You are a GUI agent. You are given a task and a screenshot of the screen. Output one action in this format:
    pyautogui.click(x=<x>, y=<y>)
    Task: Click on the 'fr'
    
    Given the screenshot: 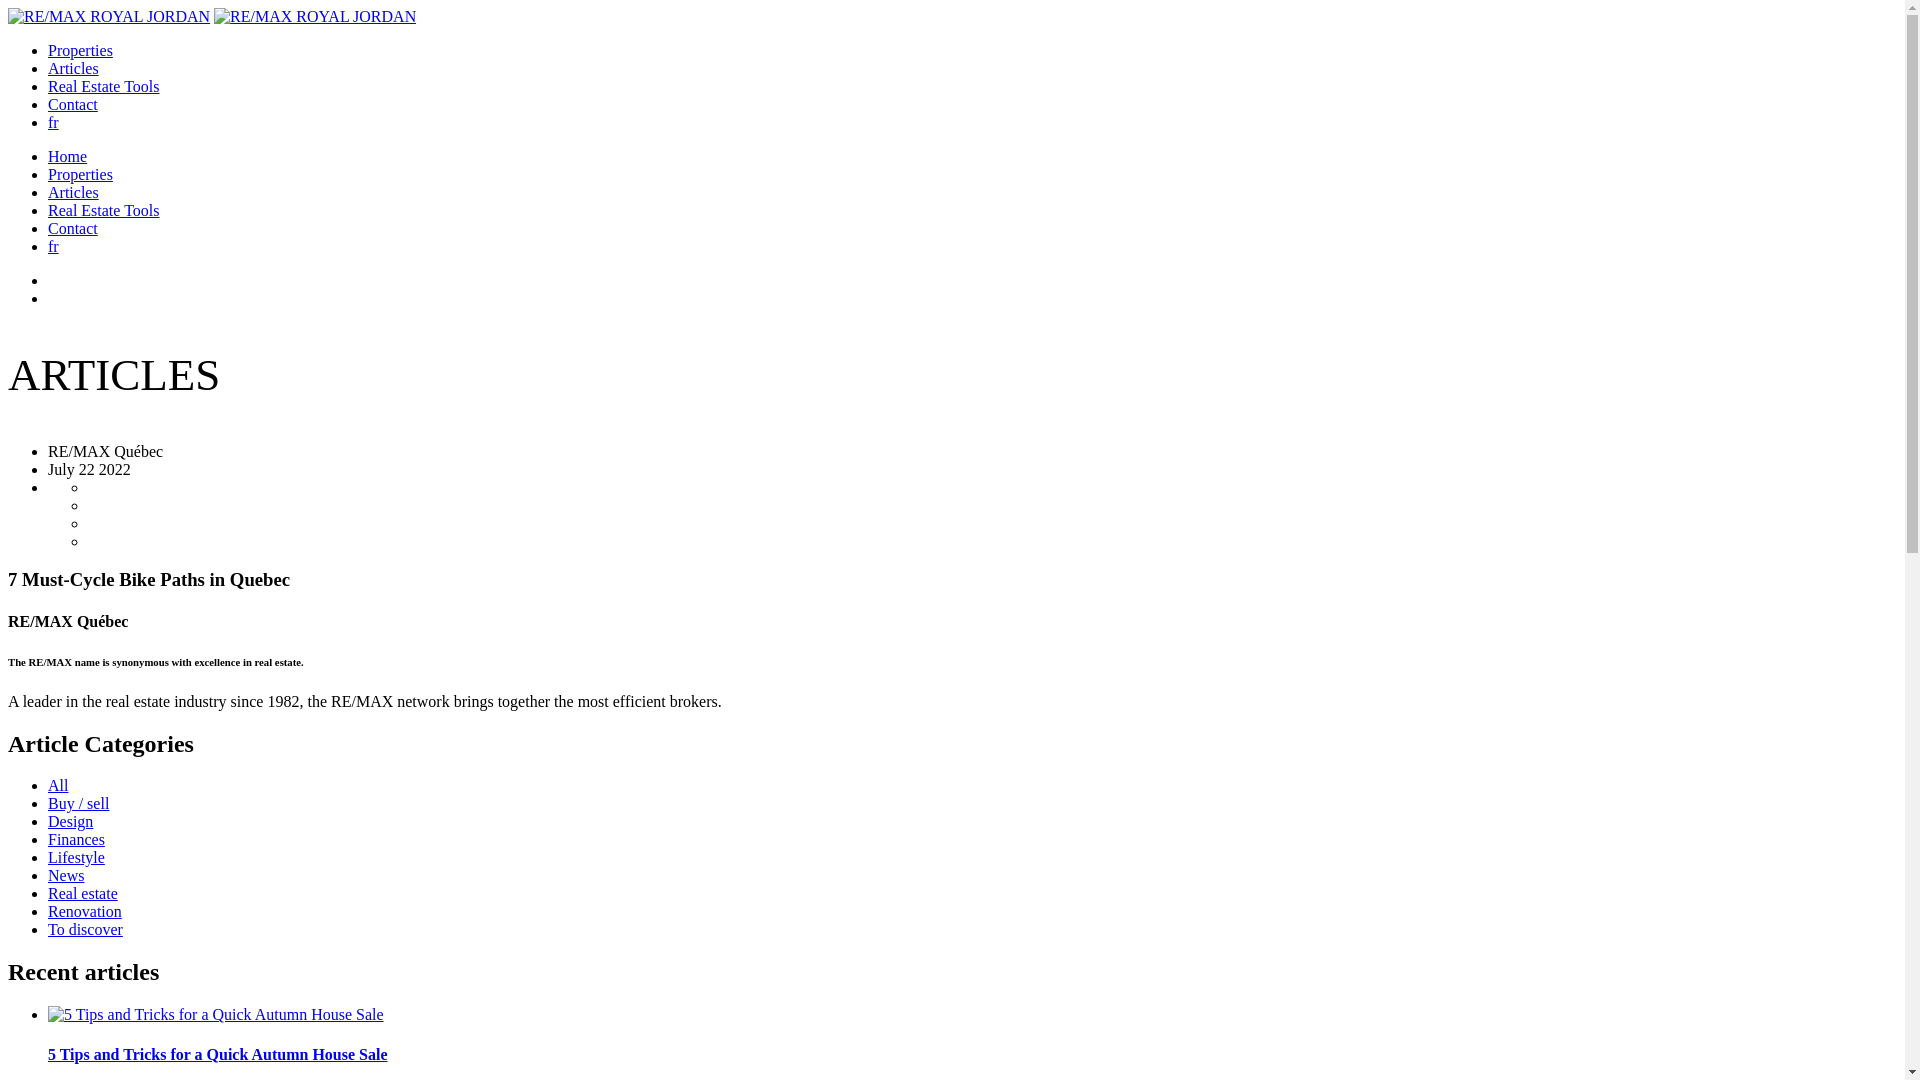 What is the action you would take?
    pyautogui.click(x=53, y=122)
    